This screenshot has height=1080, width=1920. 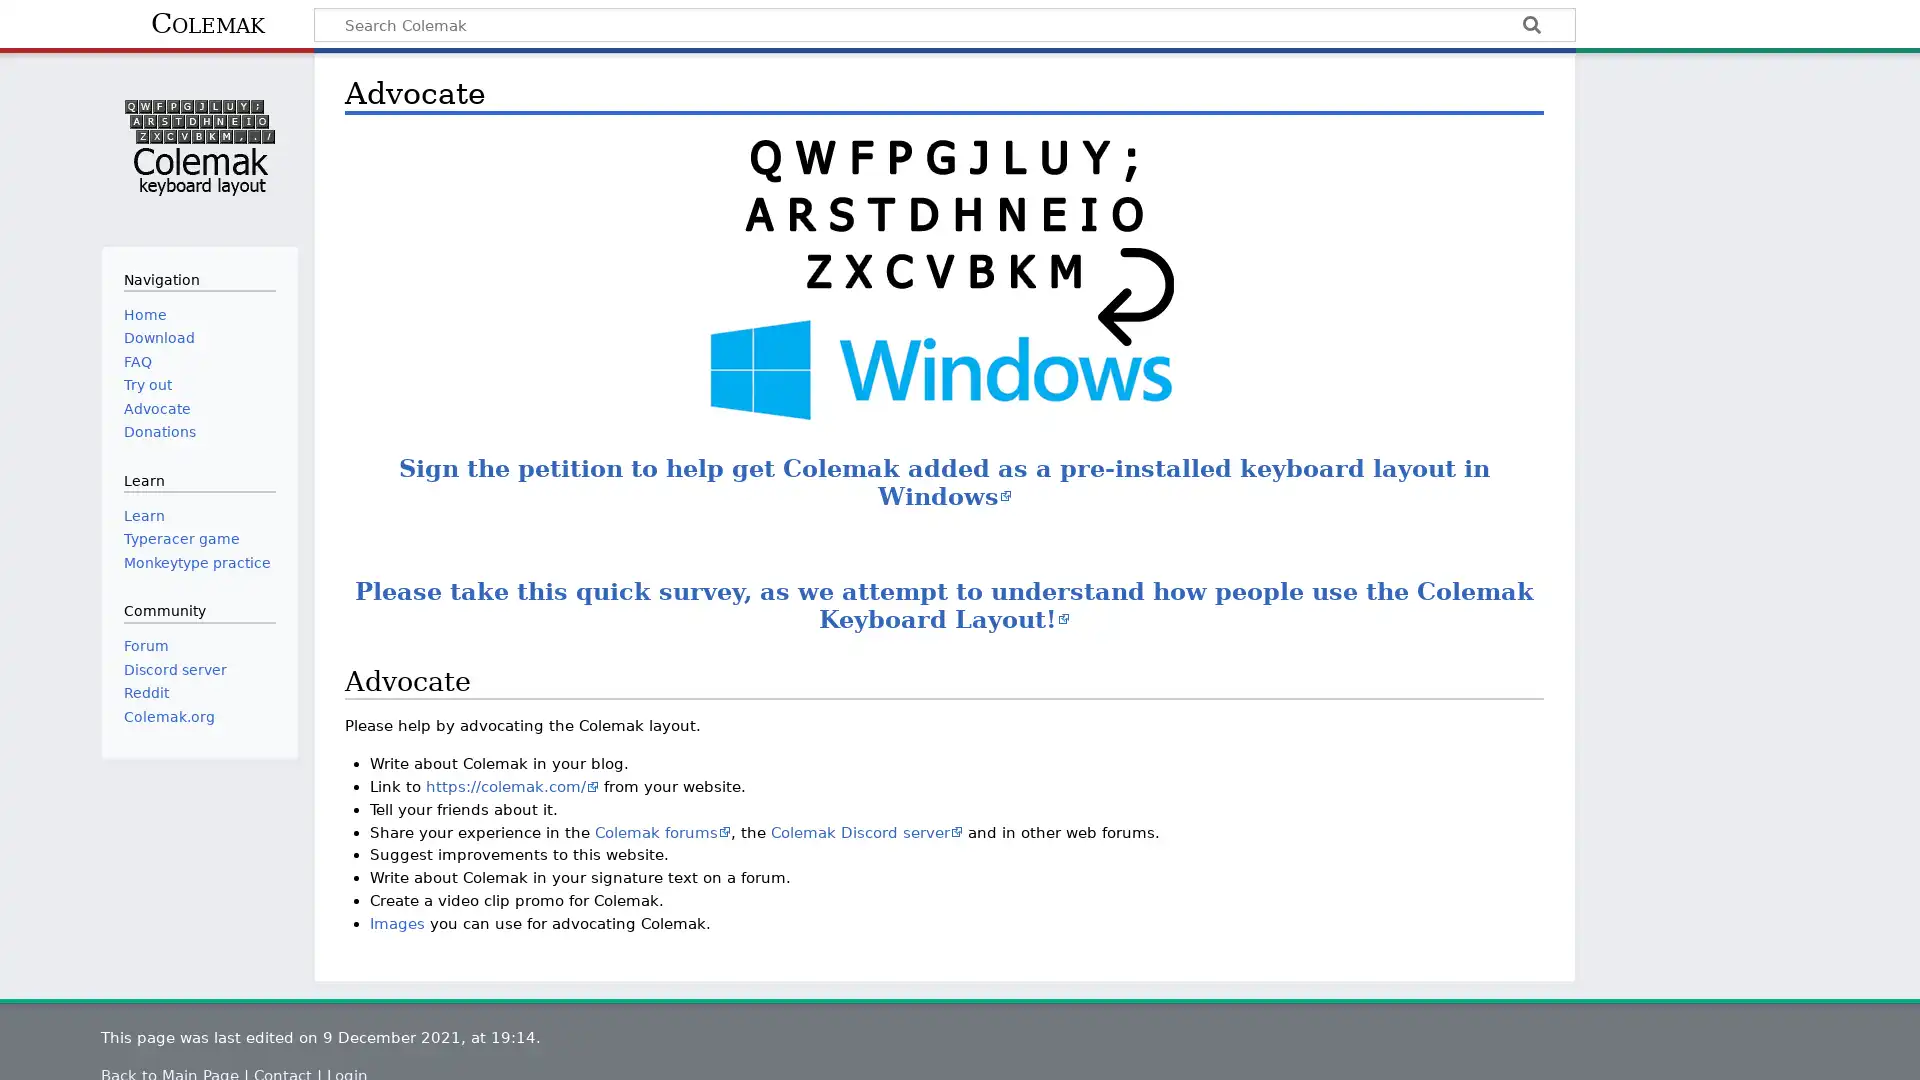 What do you see at coordinates (1530, 27) in the screenshot?
I see `Search` at bounding box center [1530, 27].